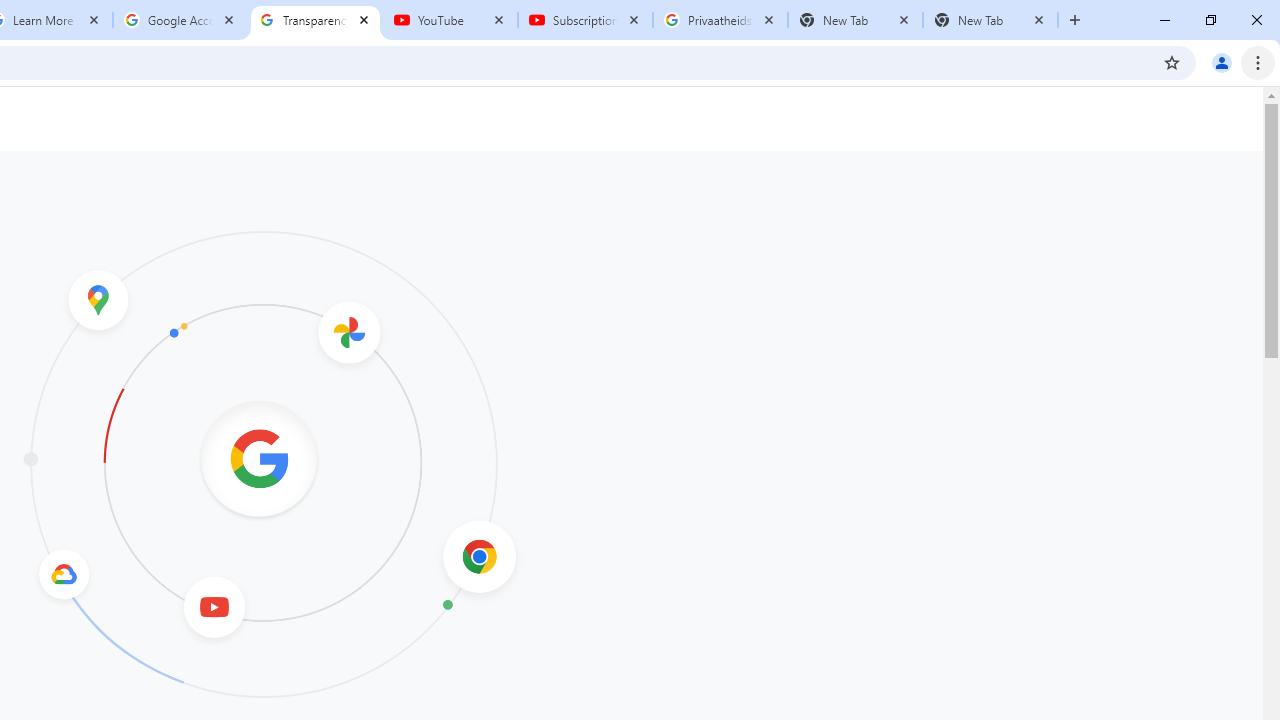 This screenshot has width=1280, height=720. I want to click on 'New Tab', so click(990, 20).